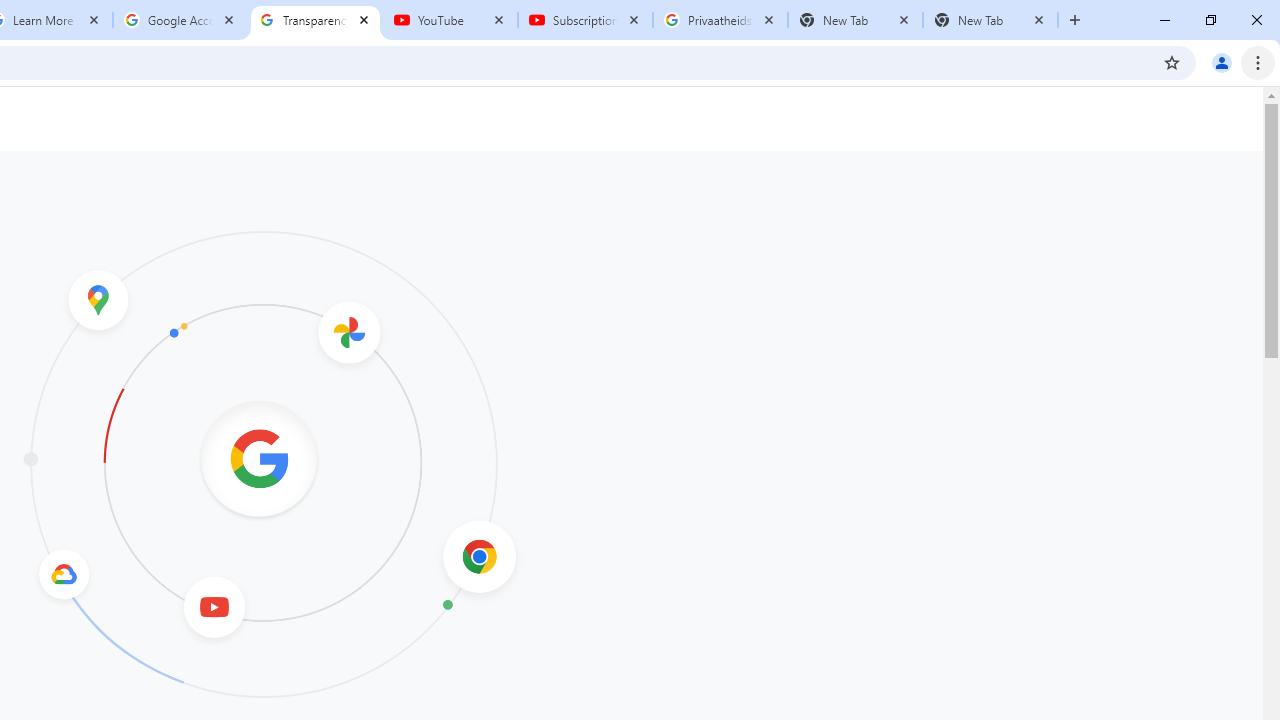 This screenshot has width=1280, height=720. I want to click on 'New Tab', so click(990, 20).